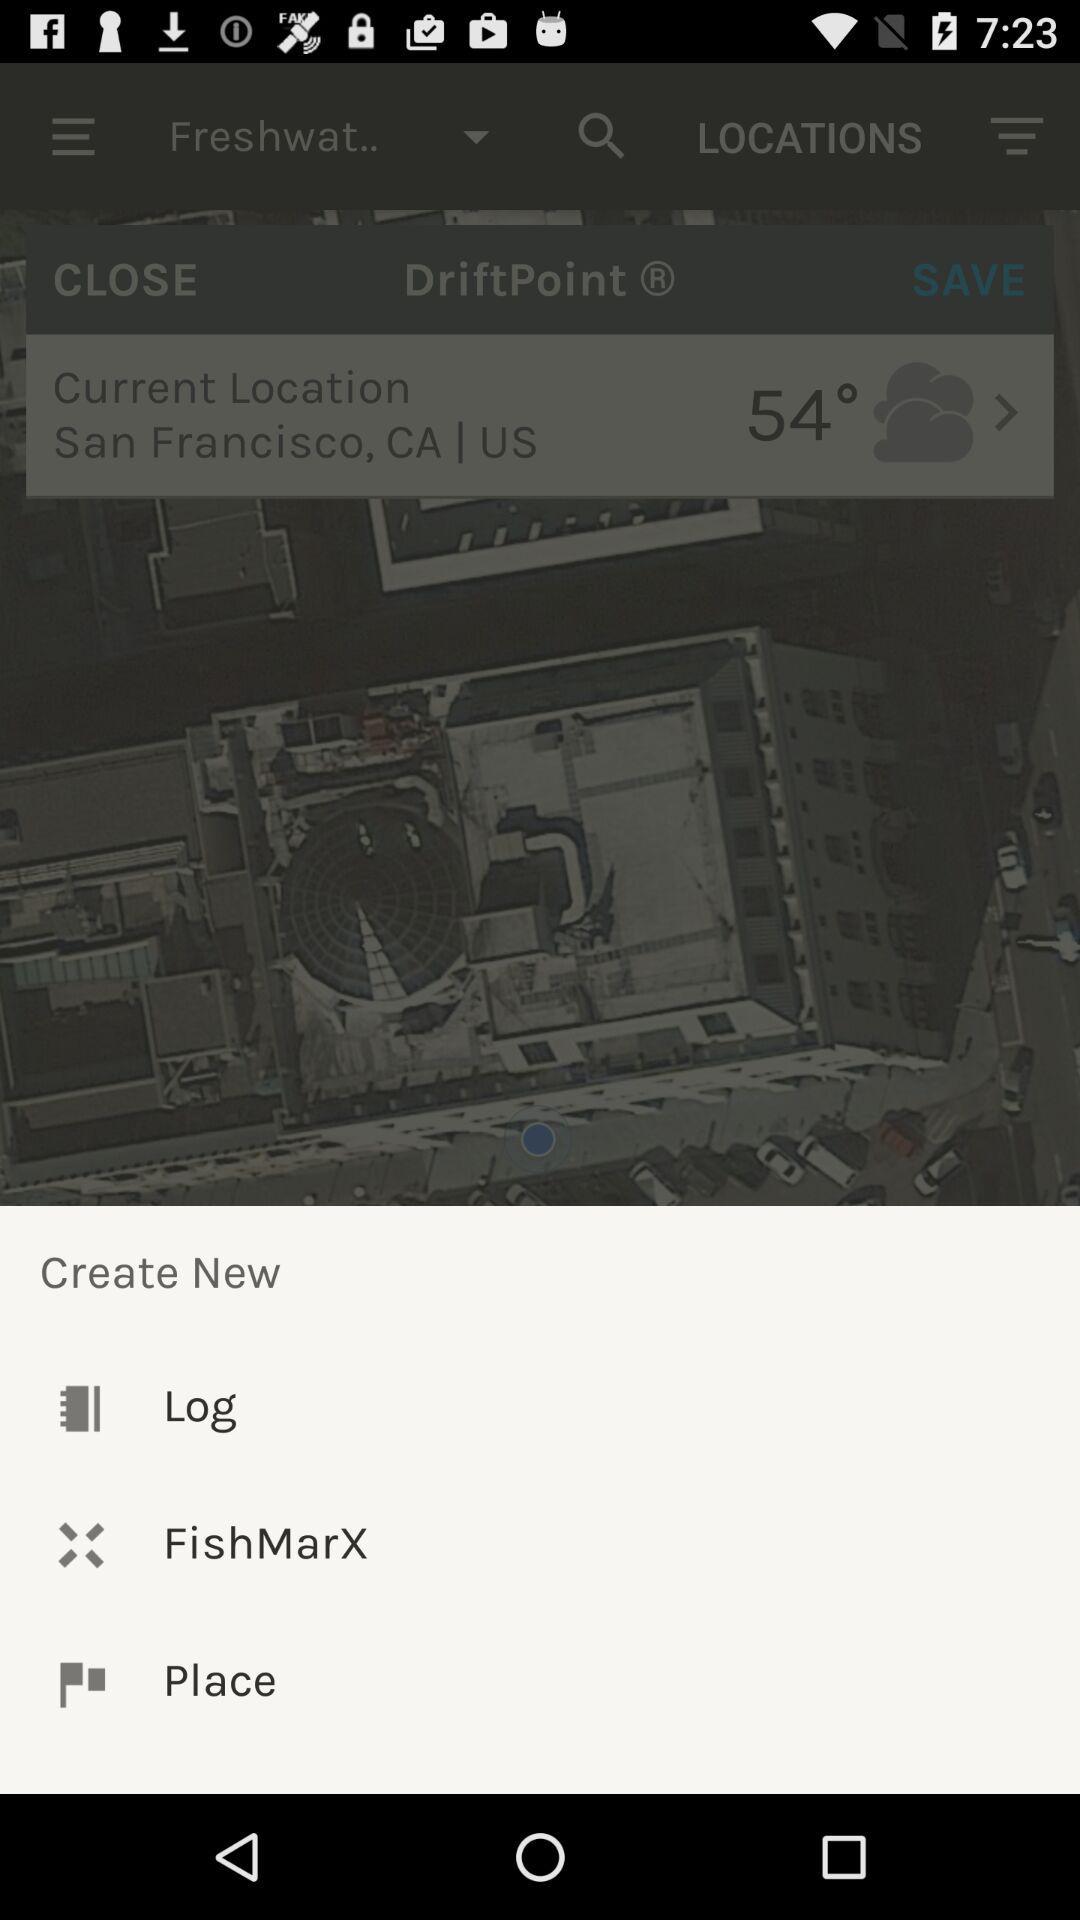 The width and height of the screenshot is (1080, 1920). Describe the element at coordinates (540, 1407) in the screenshot. I see `log` at that location.